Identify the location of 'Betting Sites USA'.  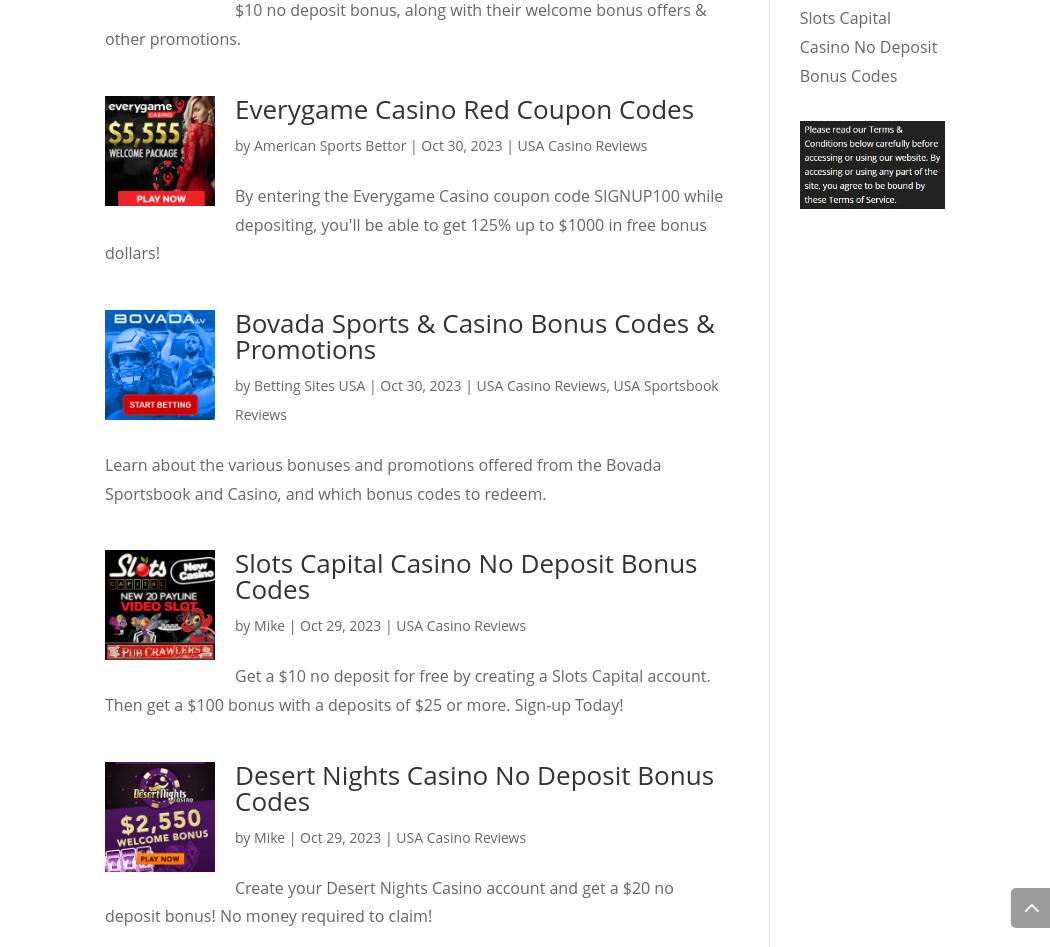
(309, 385).